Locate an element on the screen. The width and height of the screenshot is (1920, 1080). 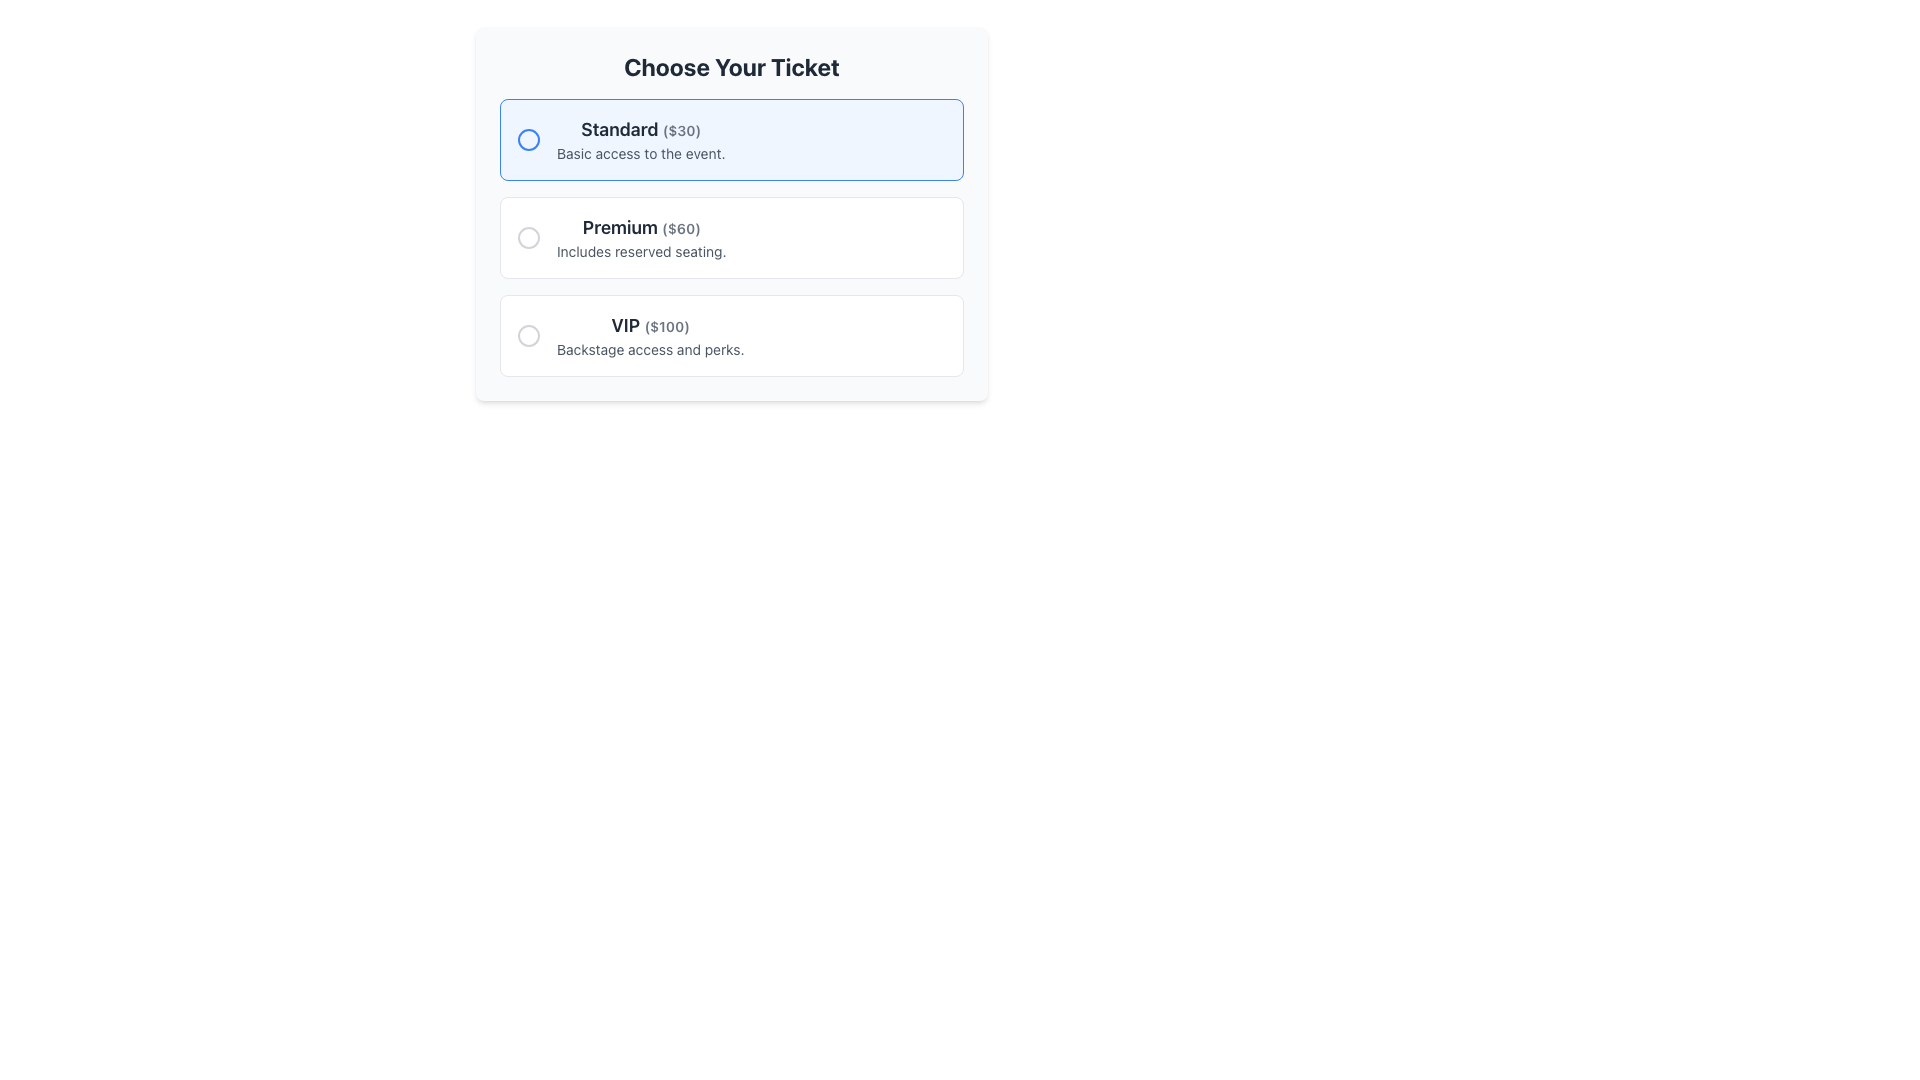
text of the 'Premium ($60)' label, which serves as the primary header for the ticket selection UI is located at coordinates (641, 226).